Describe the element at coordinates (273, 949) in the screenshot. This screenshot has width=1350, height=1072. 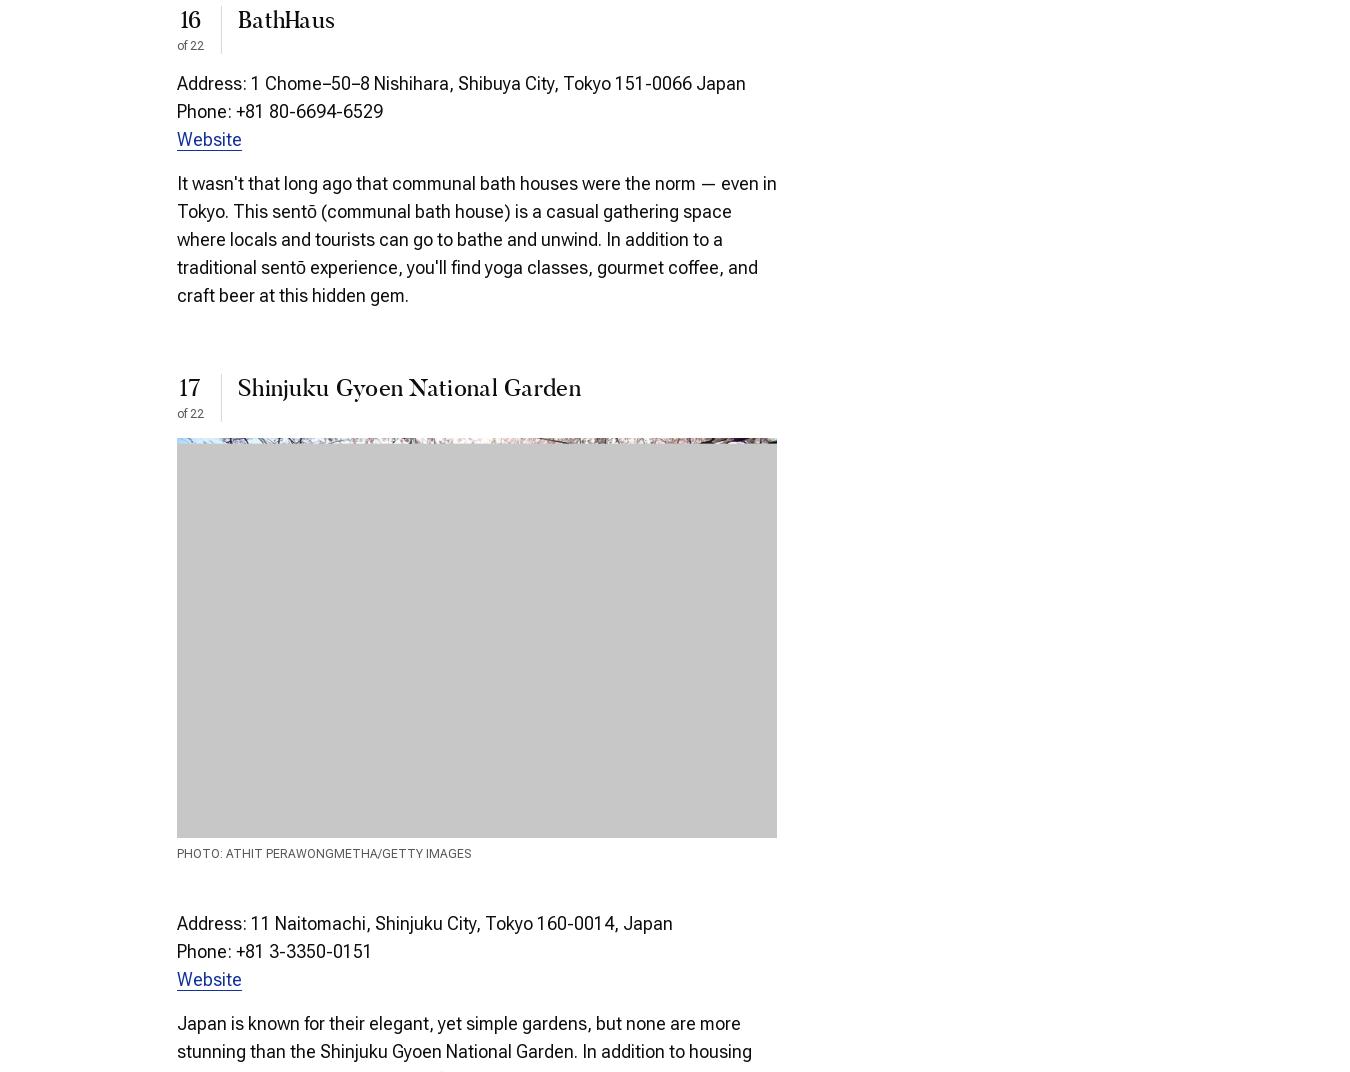
I see `'Phone: +81 3-3350-0151'` at that location.